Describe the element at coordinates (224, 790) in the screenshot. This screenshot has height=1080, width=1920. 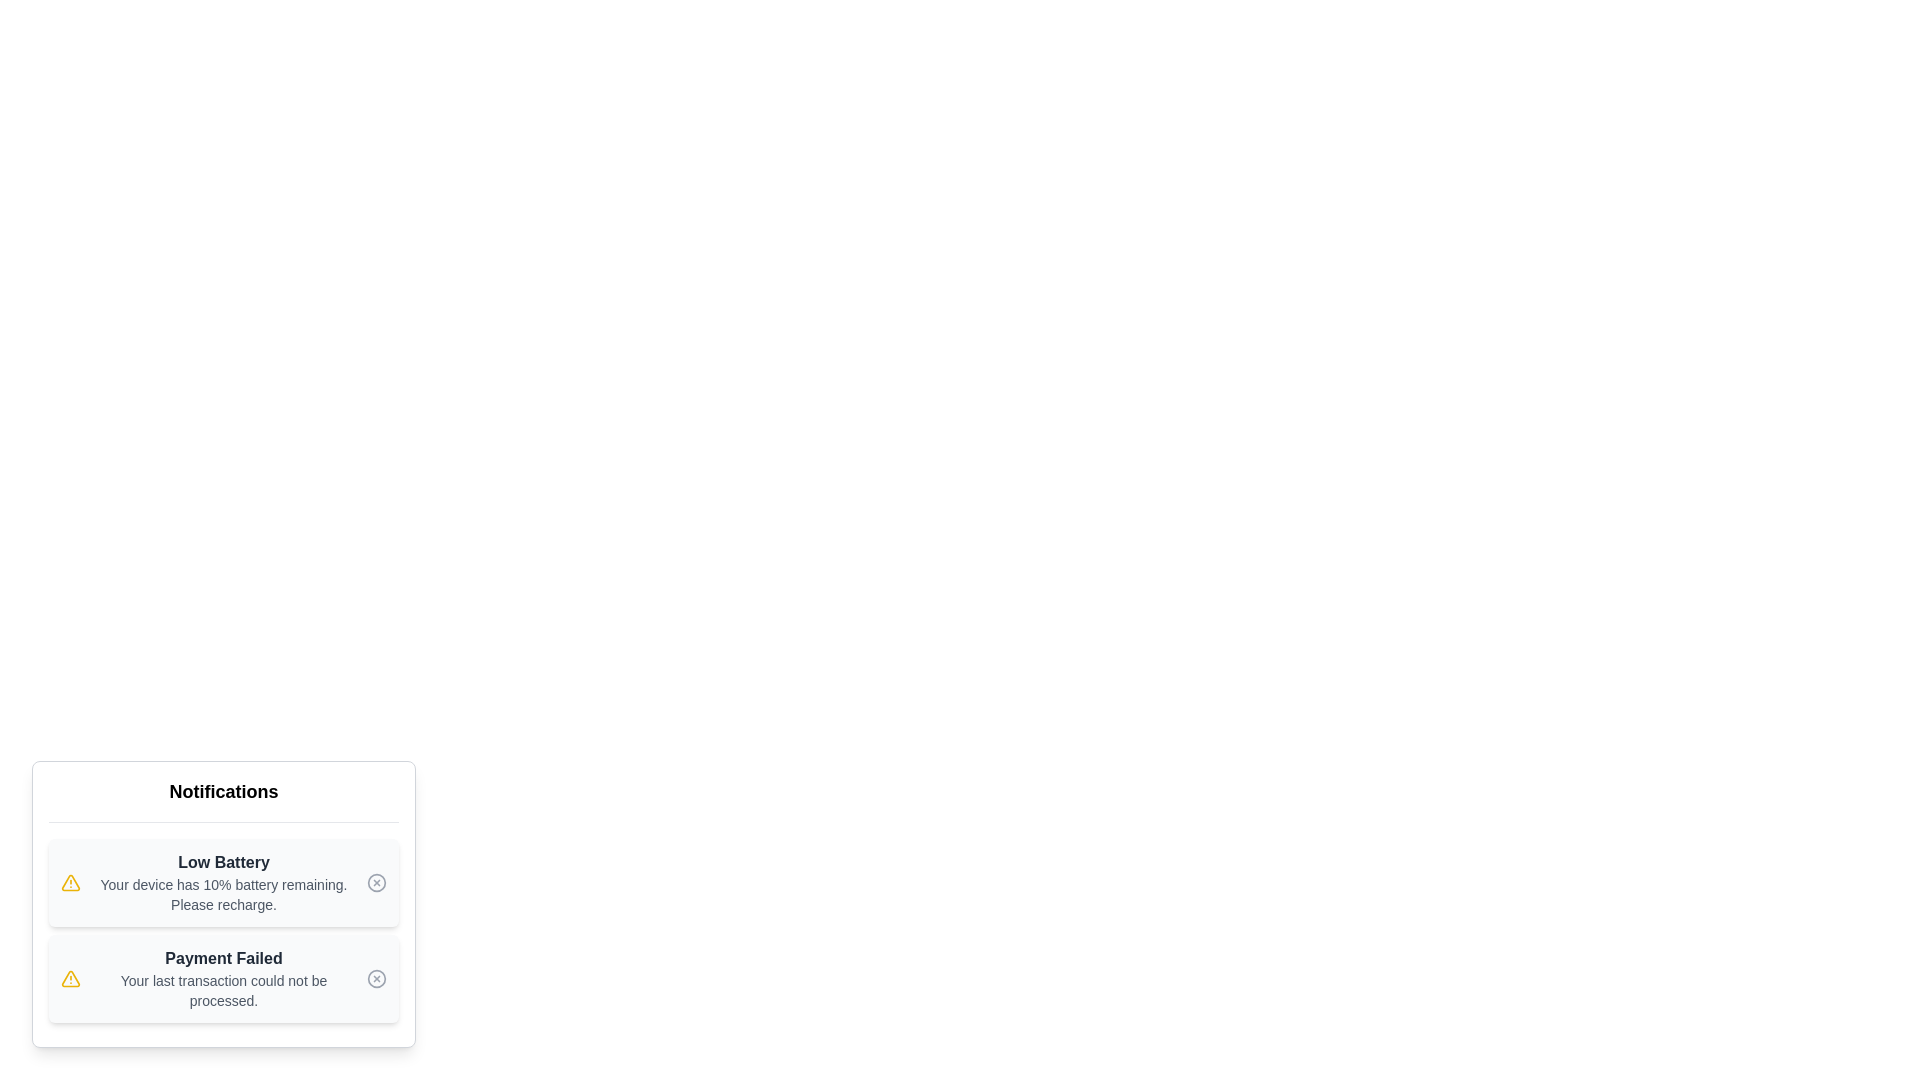
I see `the bold text label 'Notifications' at the top of the notifications panel` at that location.